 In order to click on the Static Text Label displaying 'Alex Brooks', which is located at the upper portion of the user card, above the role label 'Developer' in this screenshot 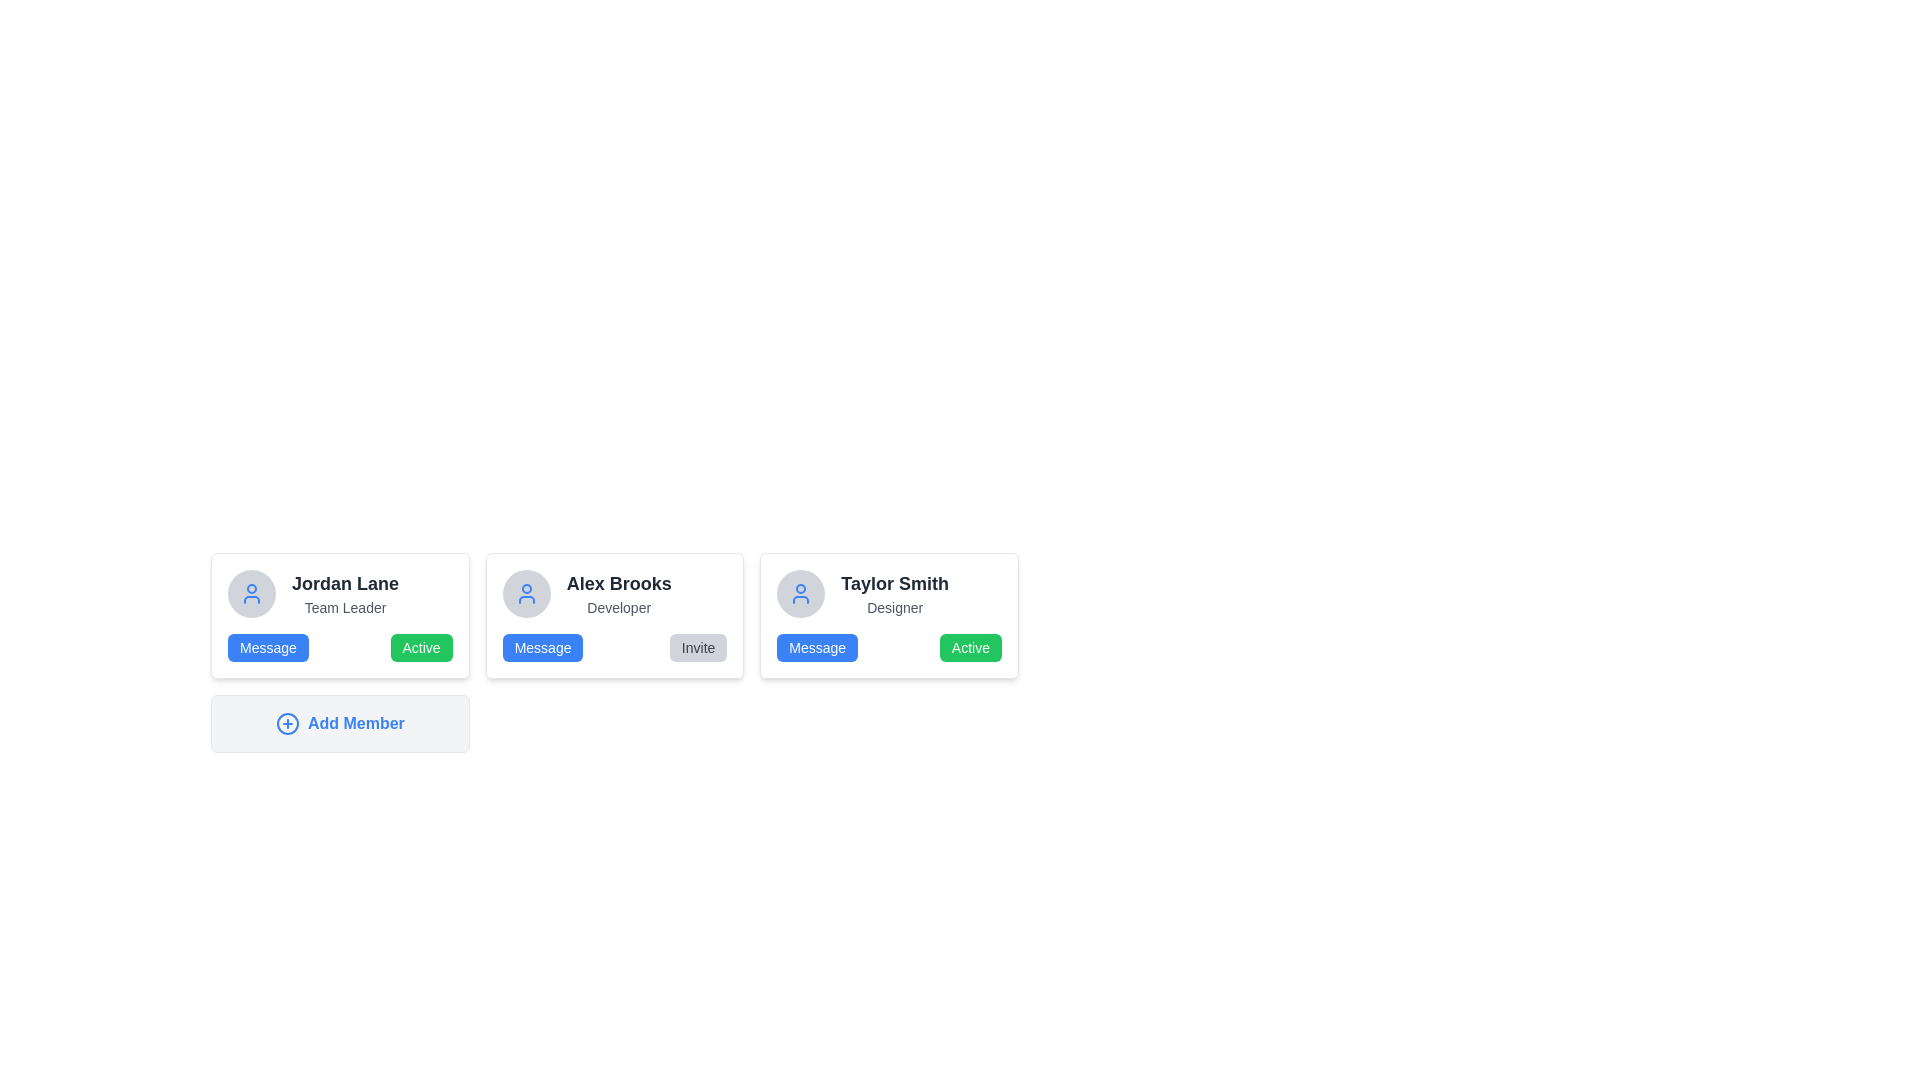, I will do `click(618, 583)`.